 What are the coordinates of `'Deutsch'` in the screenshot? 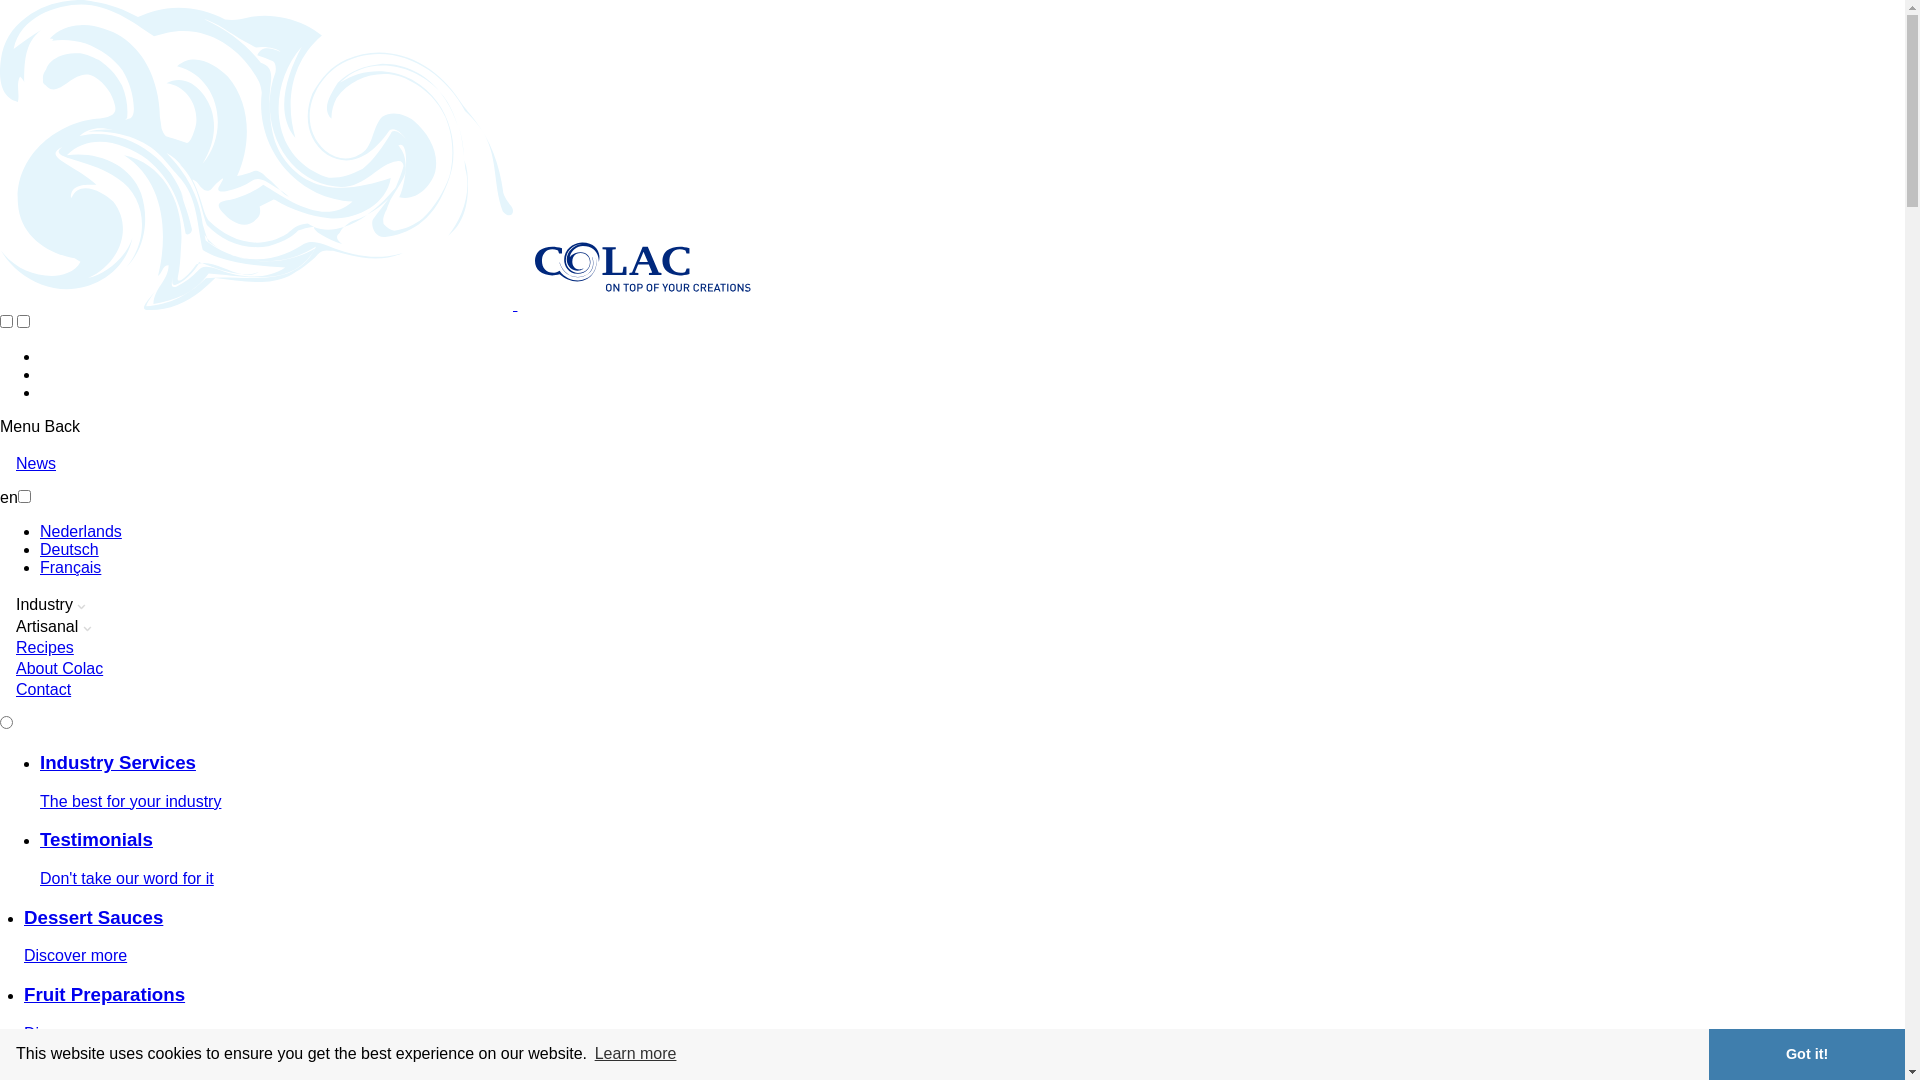 It's located at (69, 549).